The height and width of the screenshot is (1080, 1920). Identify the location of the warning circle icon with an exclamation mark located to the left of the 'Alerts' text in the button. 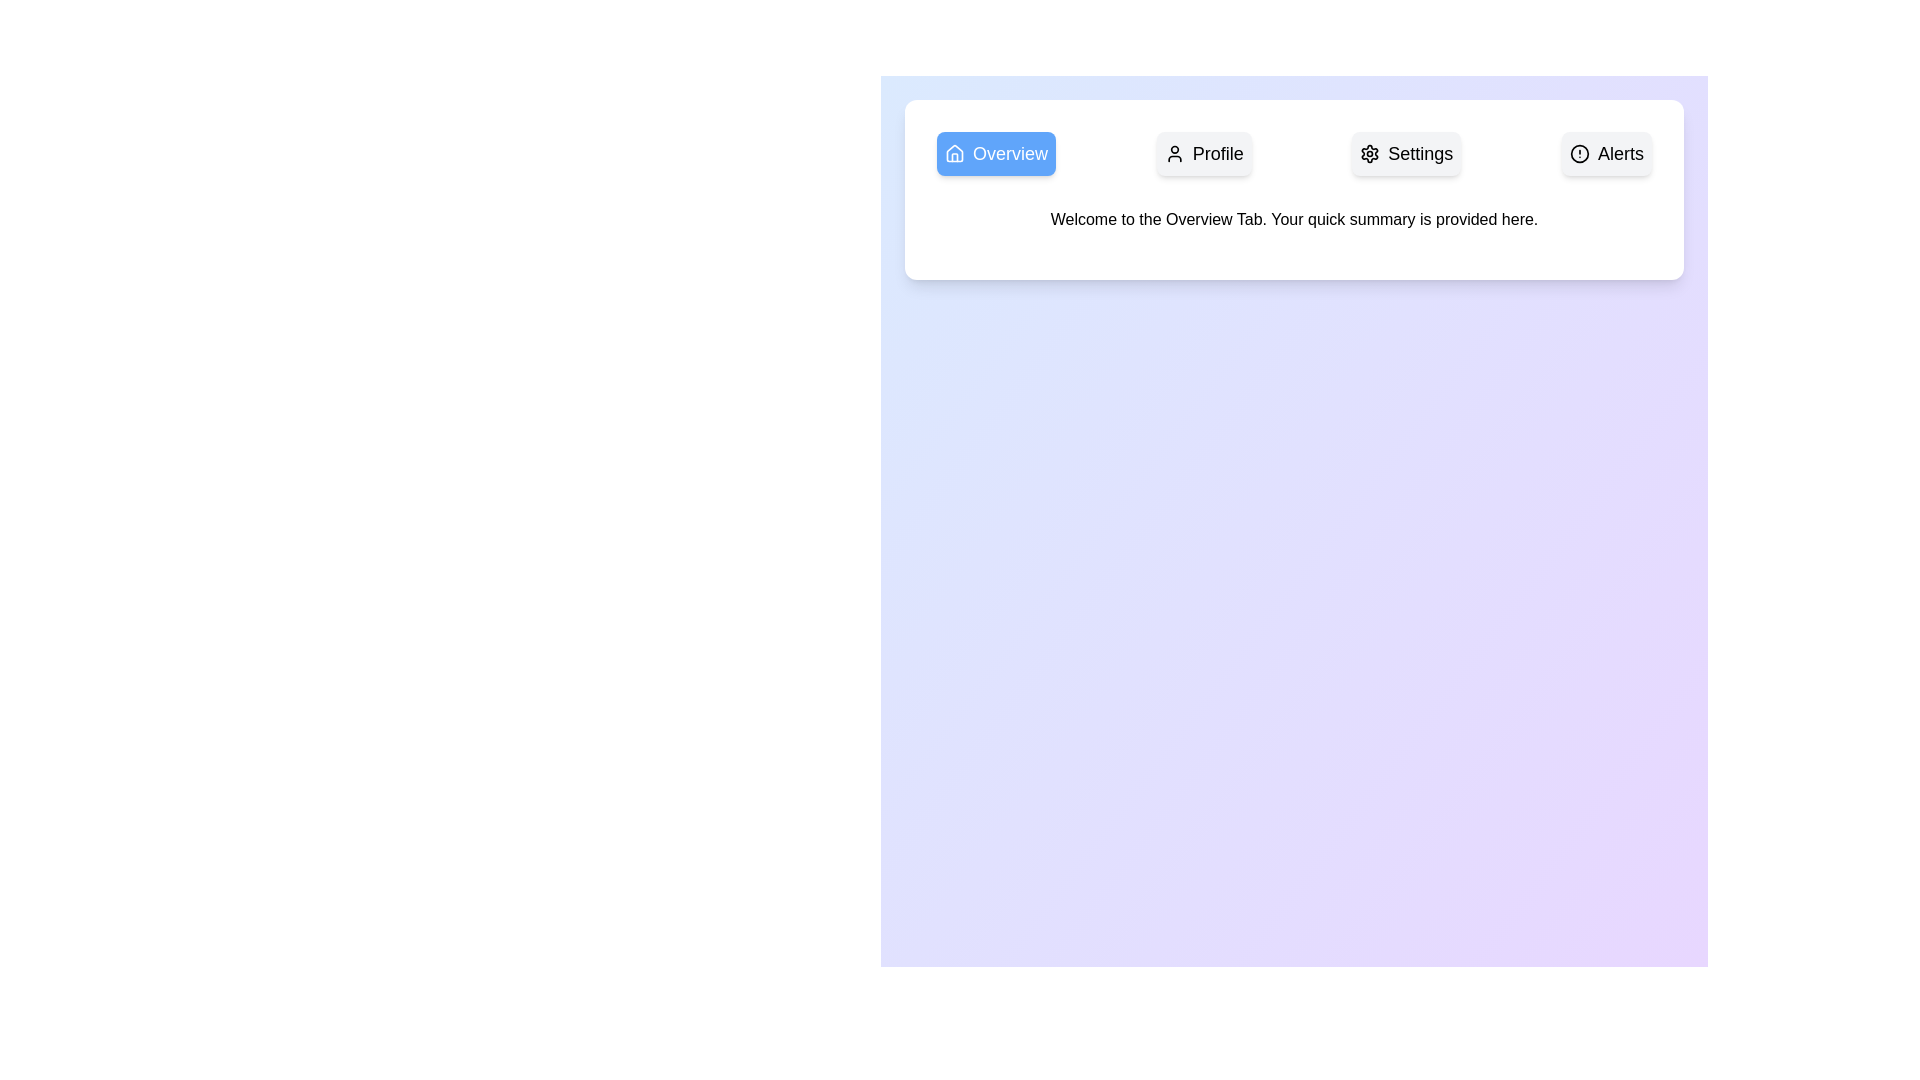
(1578, 153).